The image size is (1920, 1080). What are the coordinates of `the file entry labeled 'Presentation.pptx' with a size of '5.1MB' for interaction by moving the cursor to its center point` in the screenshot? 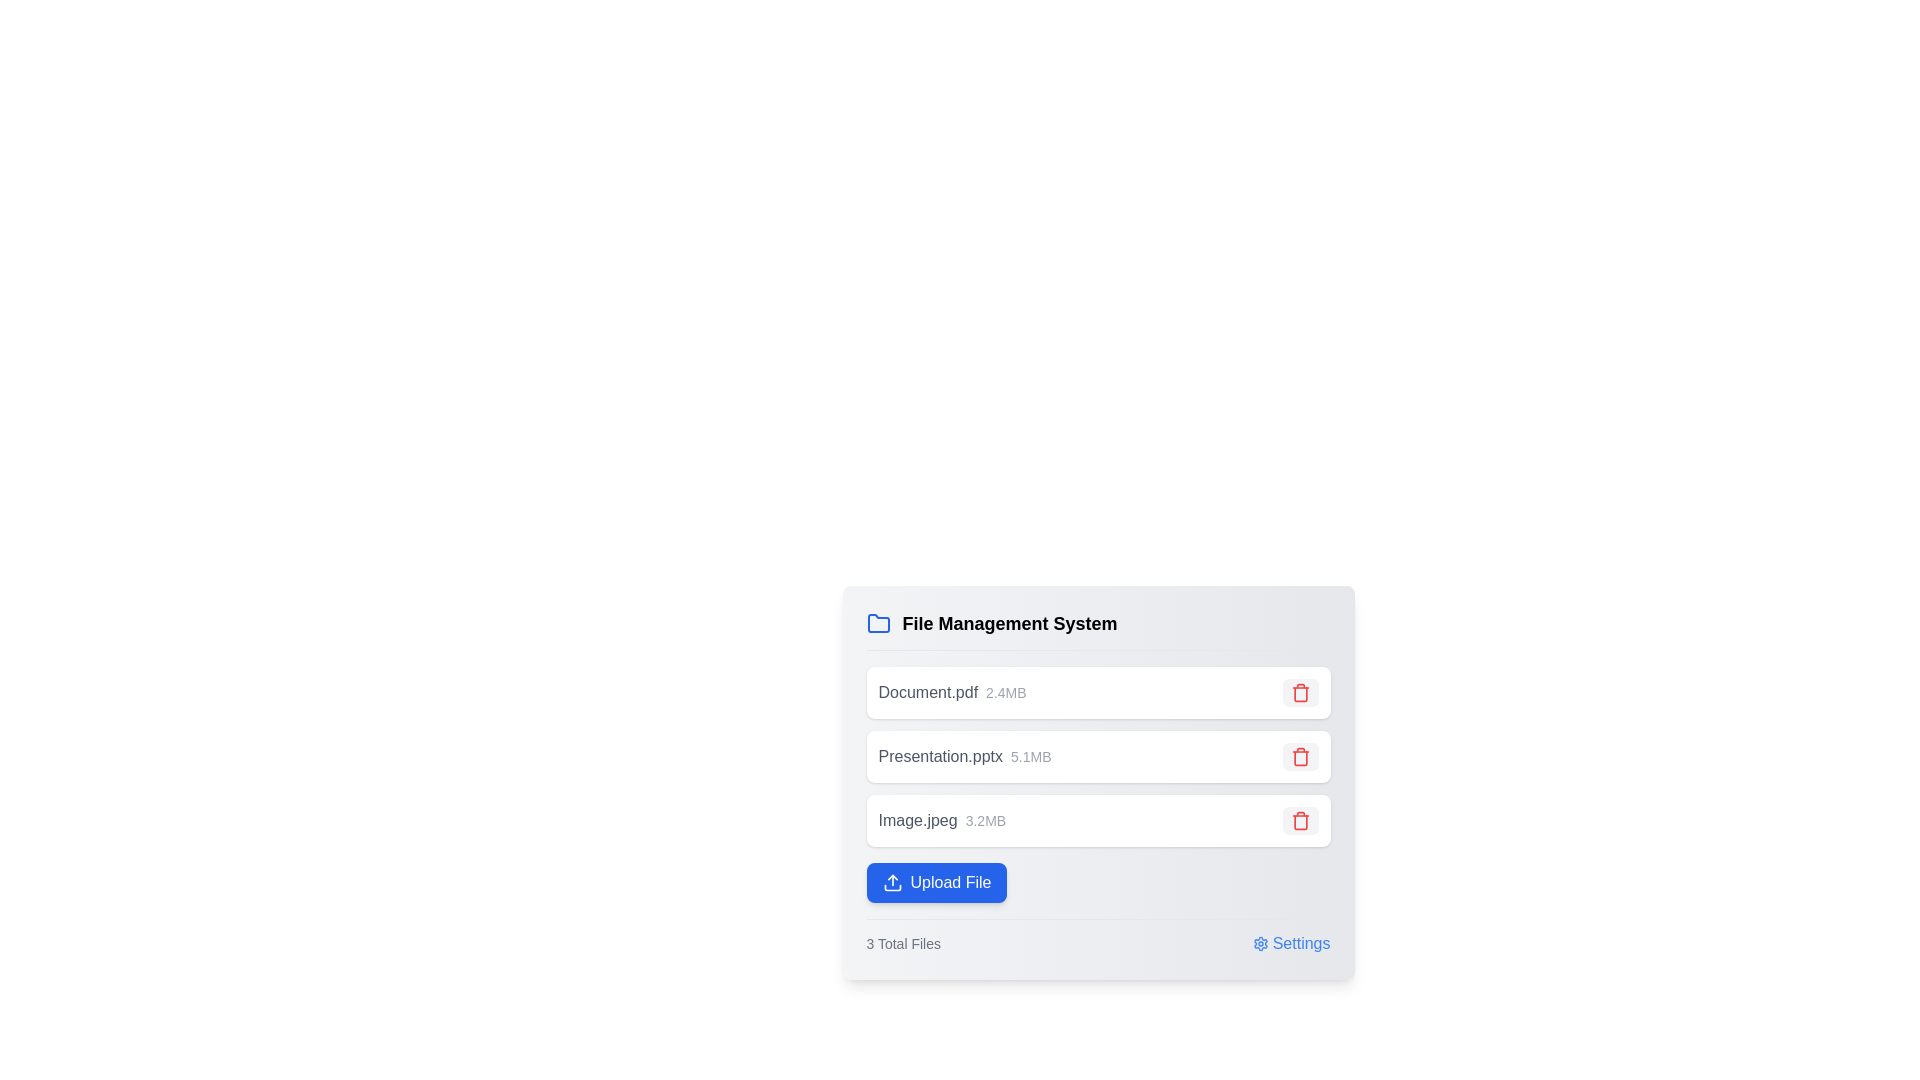 It's located at (1097, 784).